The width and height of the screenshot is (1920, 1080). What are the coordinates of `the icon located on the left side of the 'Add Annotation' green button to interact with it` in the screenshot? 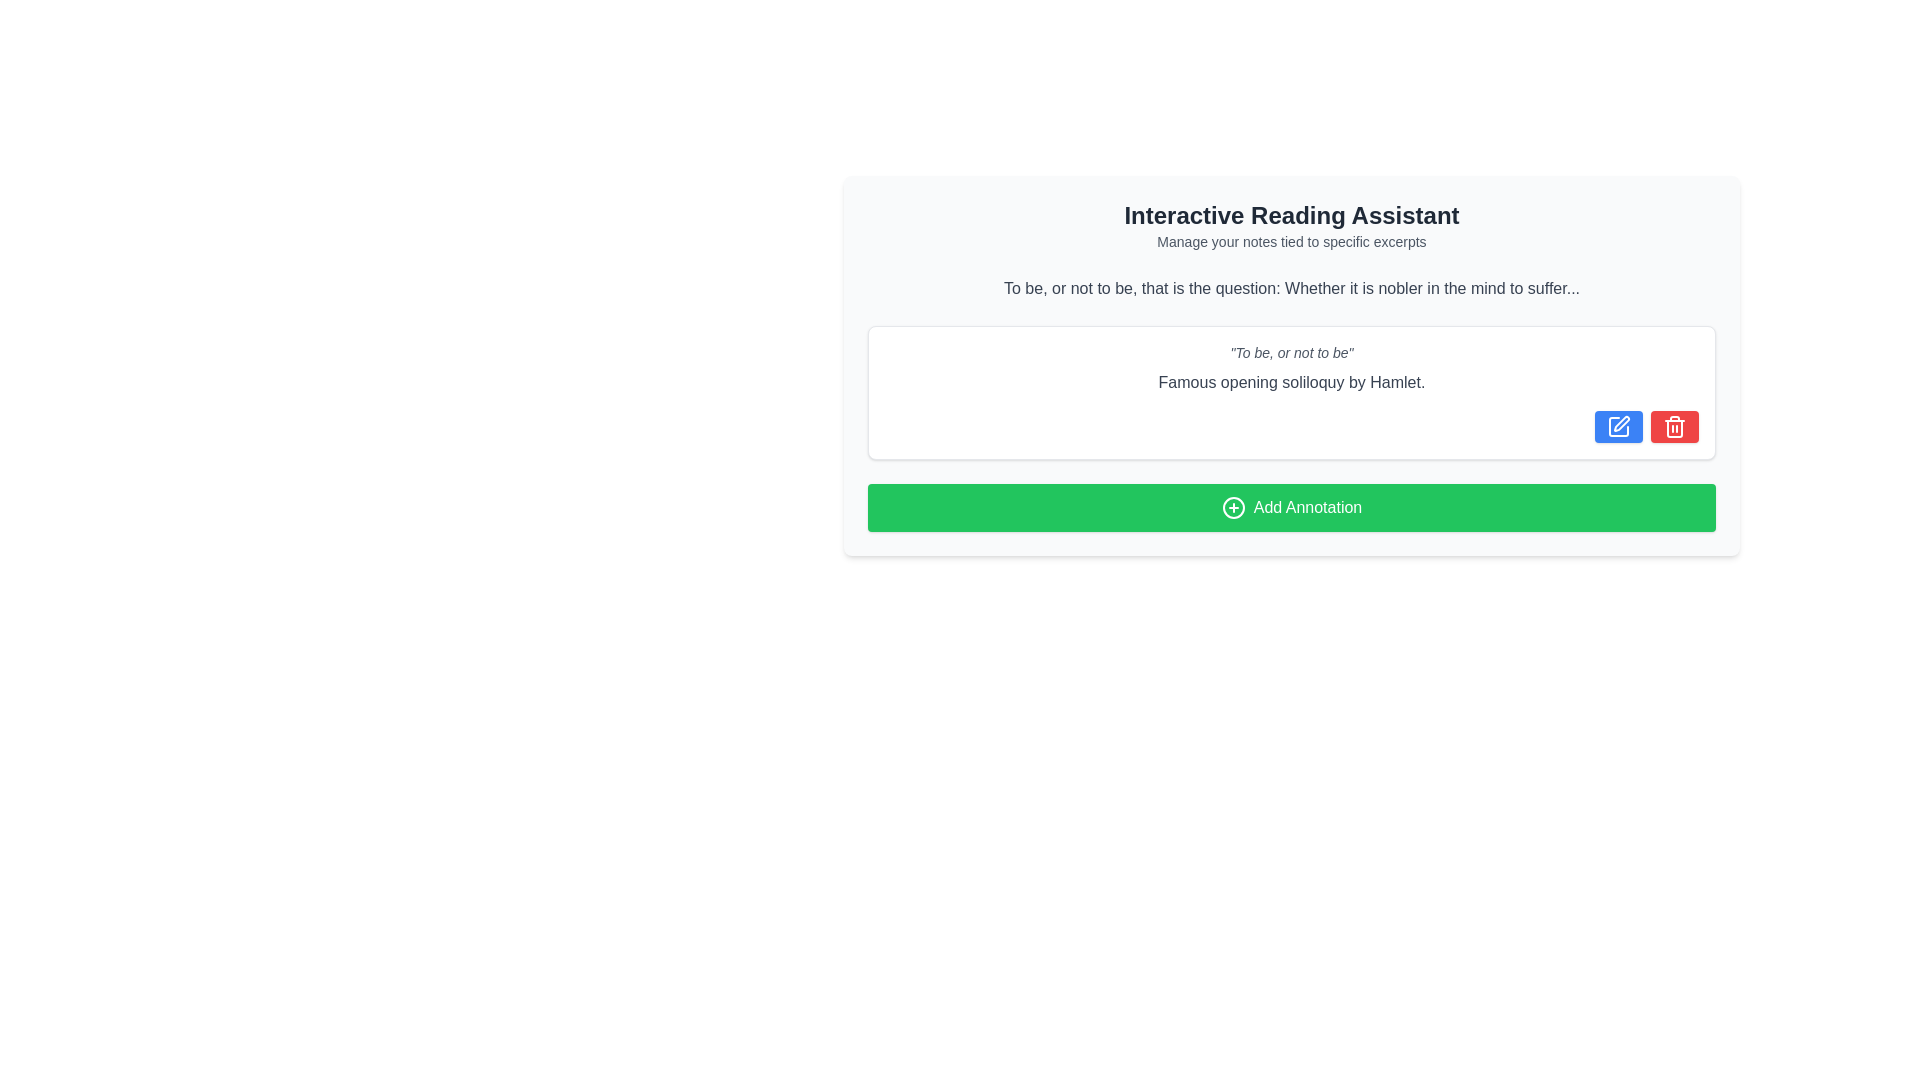 It's located at (1232, 507).